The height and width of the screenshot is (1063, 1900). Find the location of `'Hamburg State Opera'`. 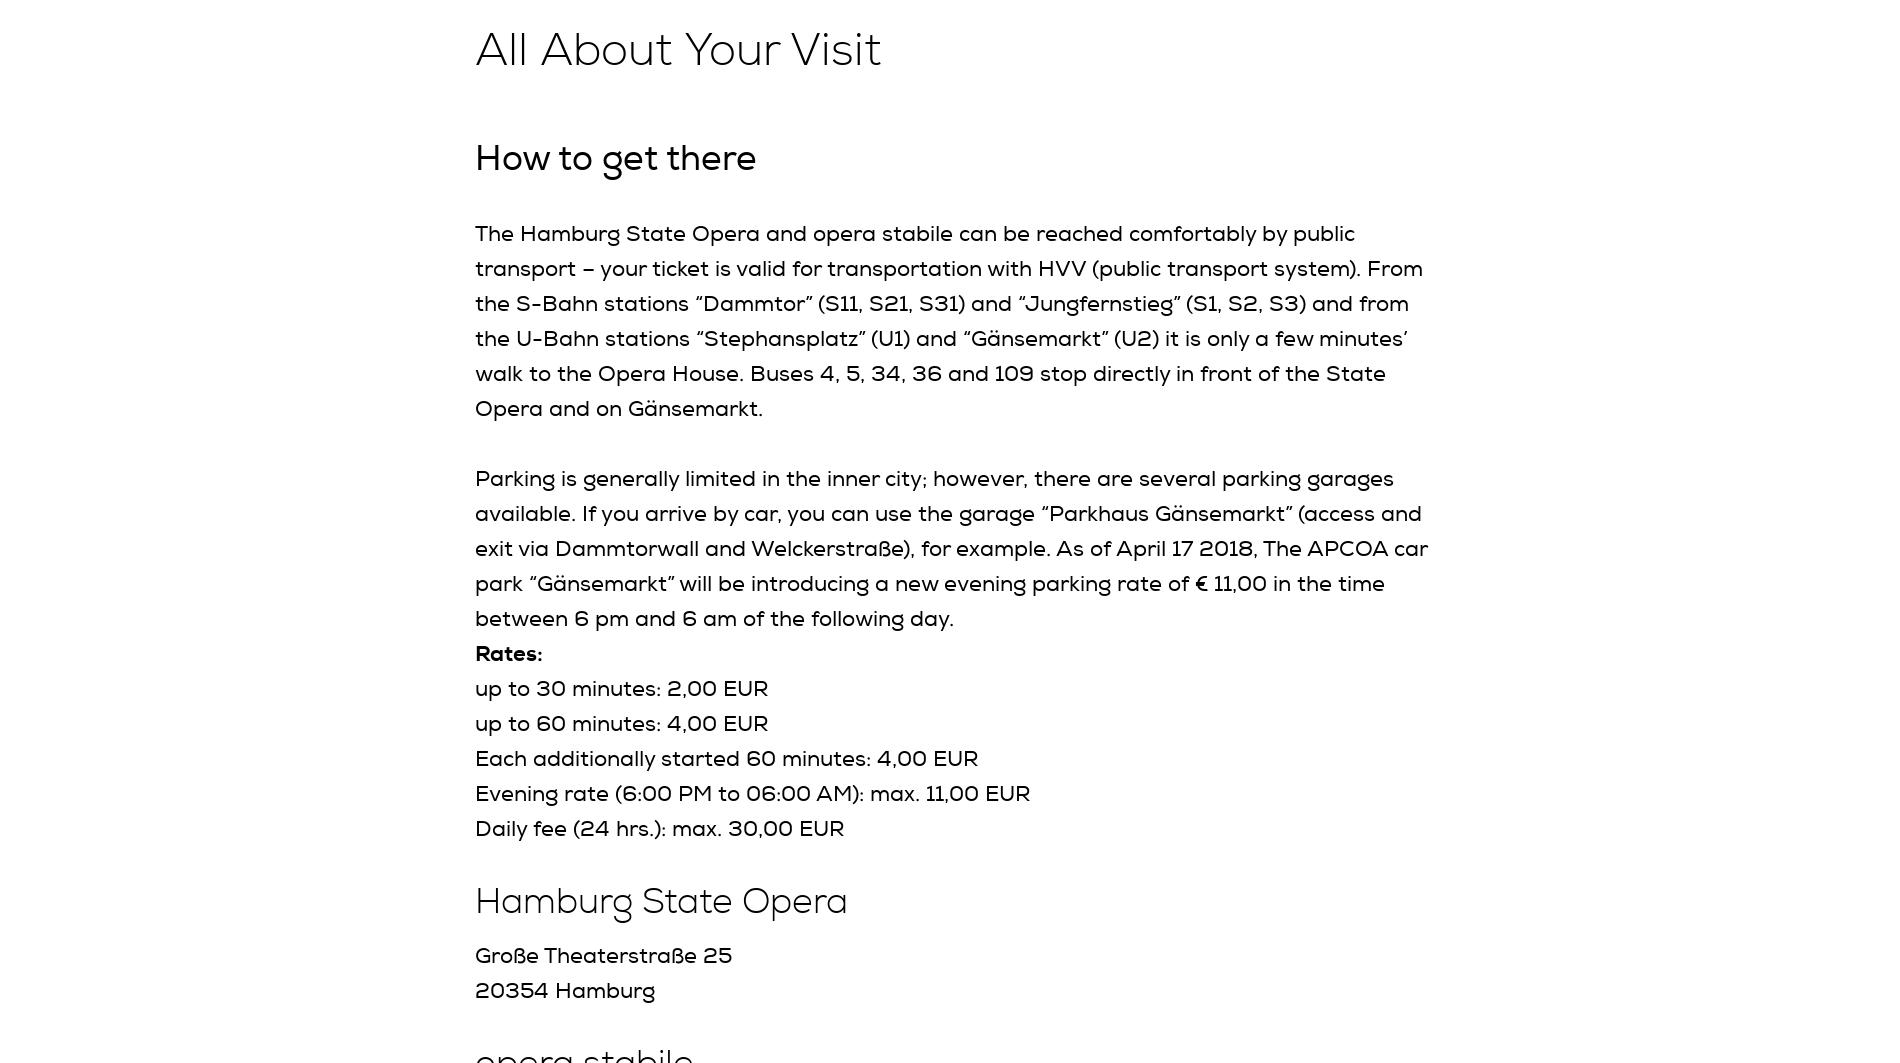

'Hamburg State Opera' is located at coordinates (661, 900).